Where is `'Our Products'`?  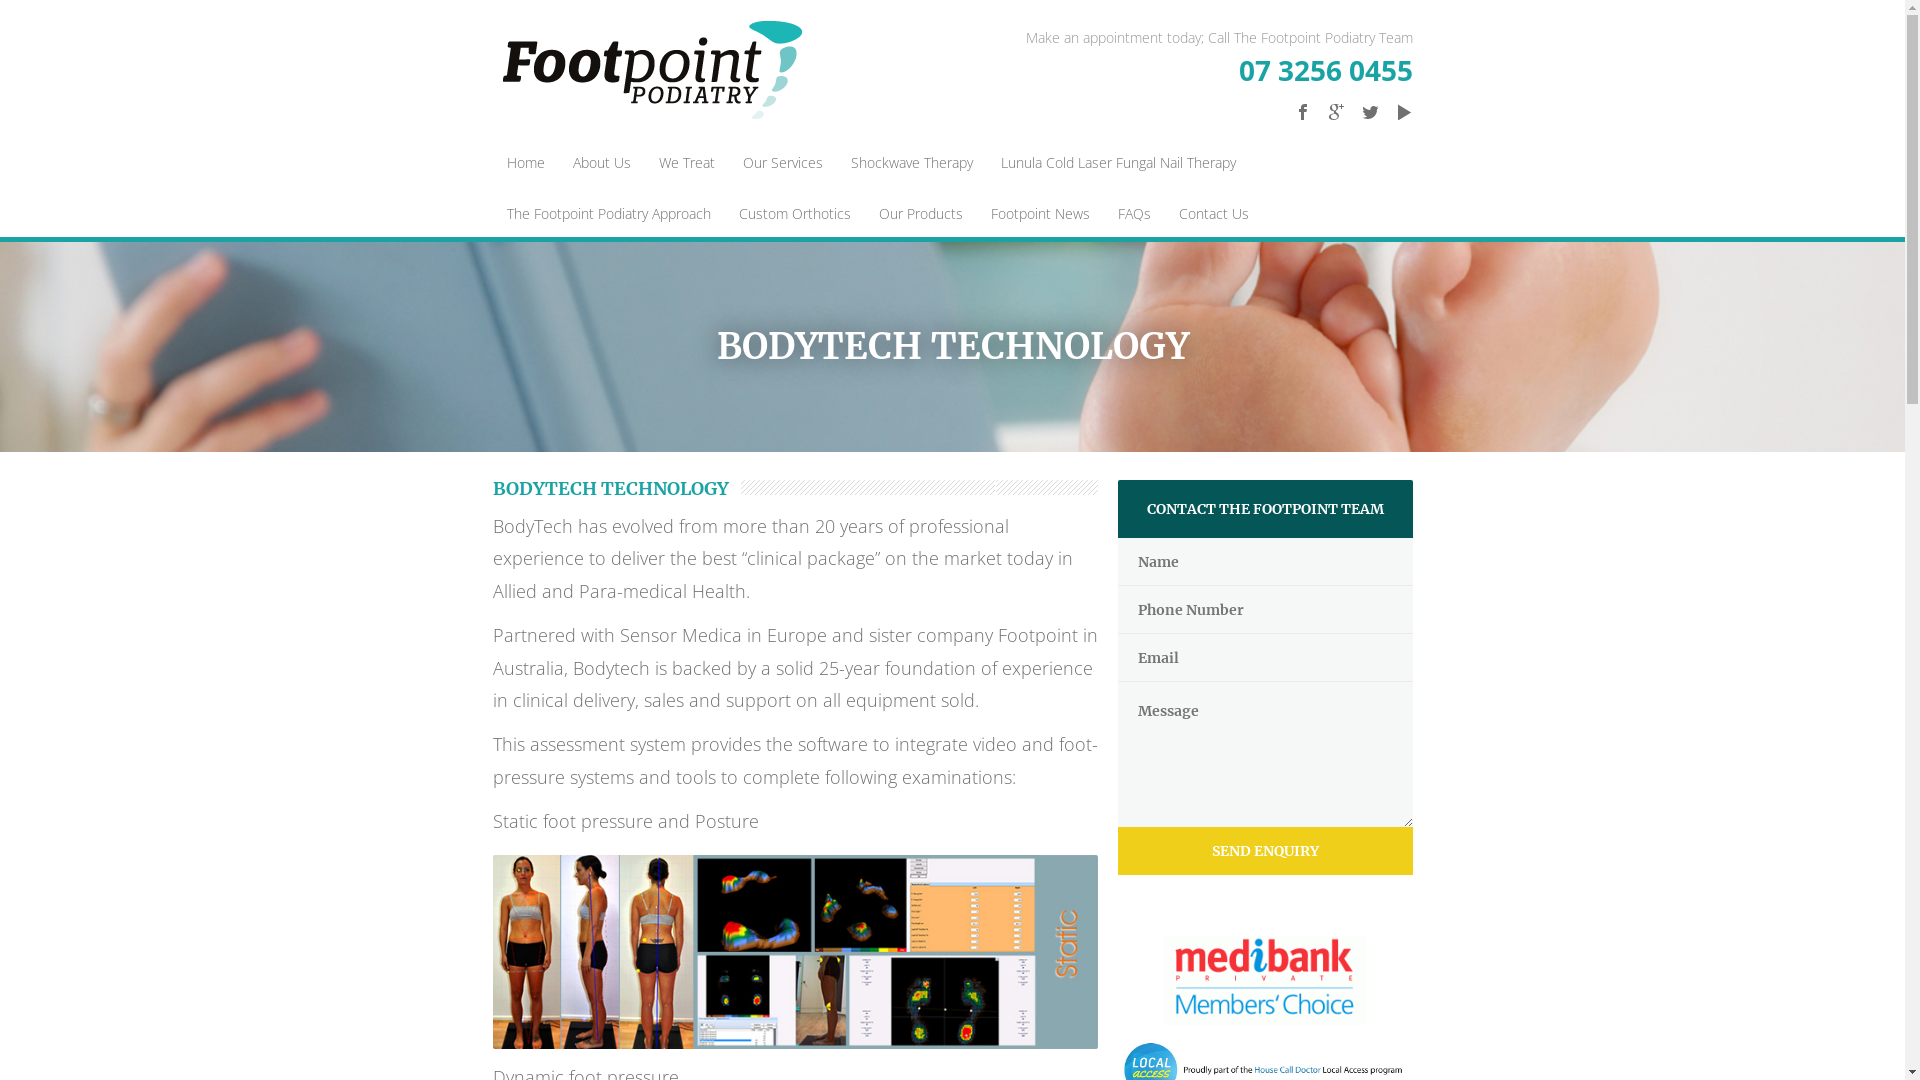
'Our Products' is located at coordinates (919, 216).